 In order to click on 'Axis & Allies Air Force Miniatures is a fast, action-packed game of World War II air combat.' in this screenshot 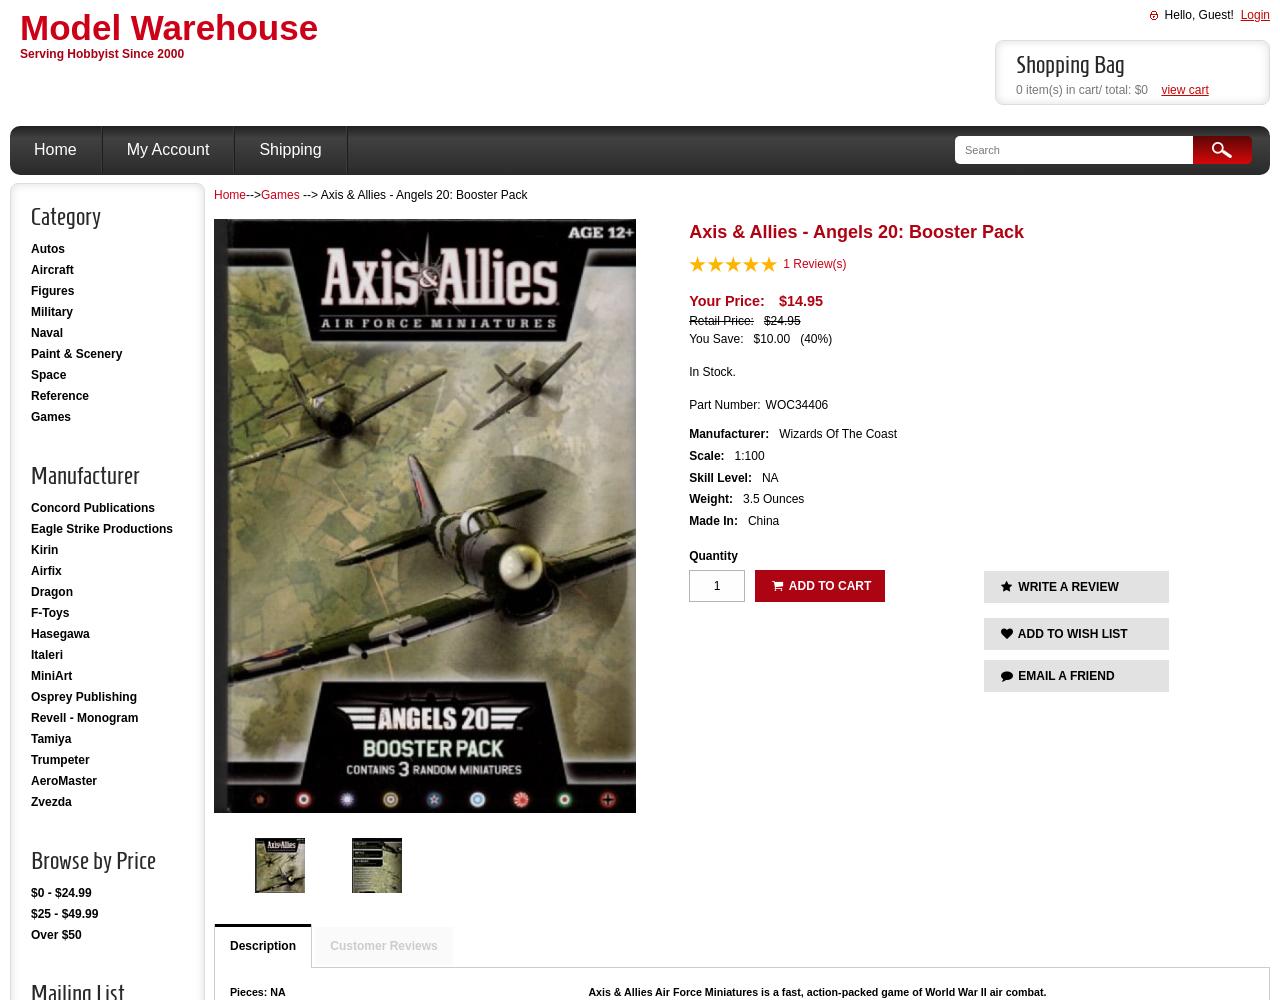, I will do `click(817, 990)`.